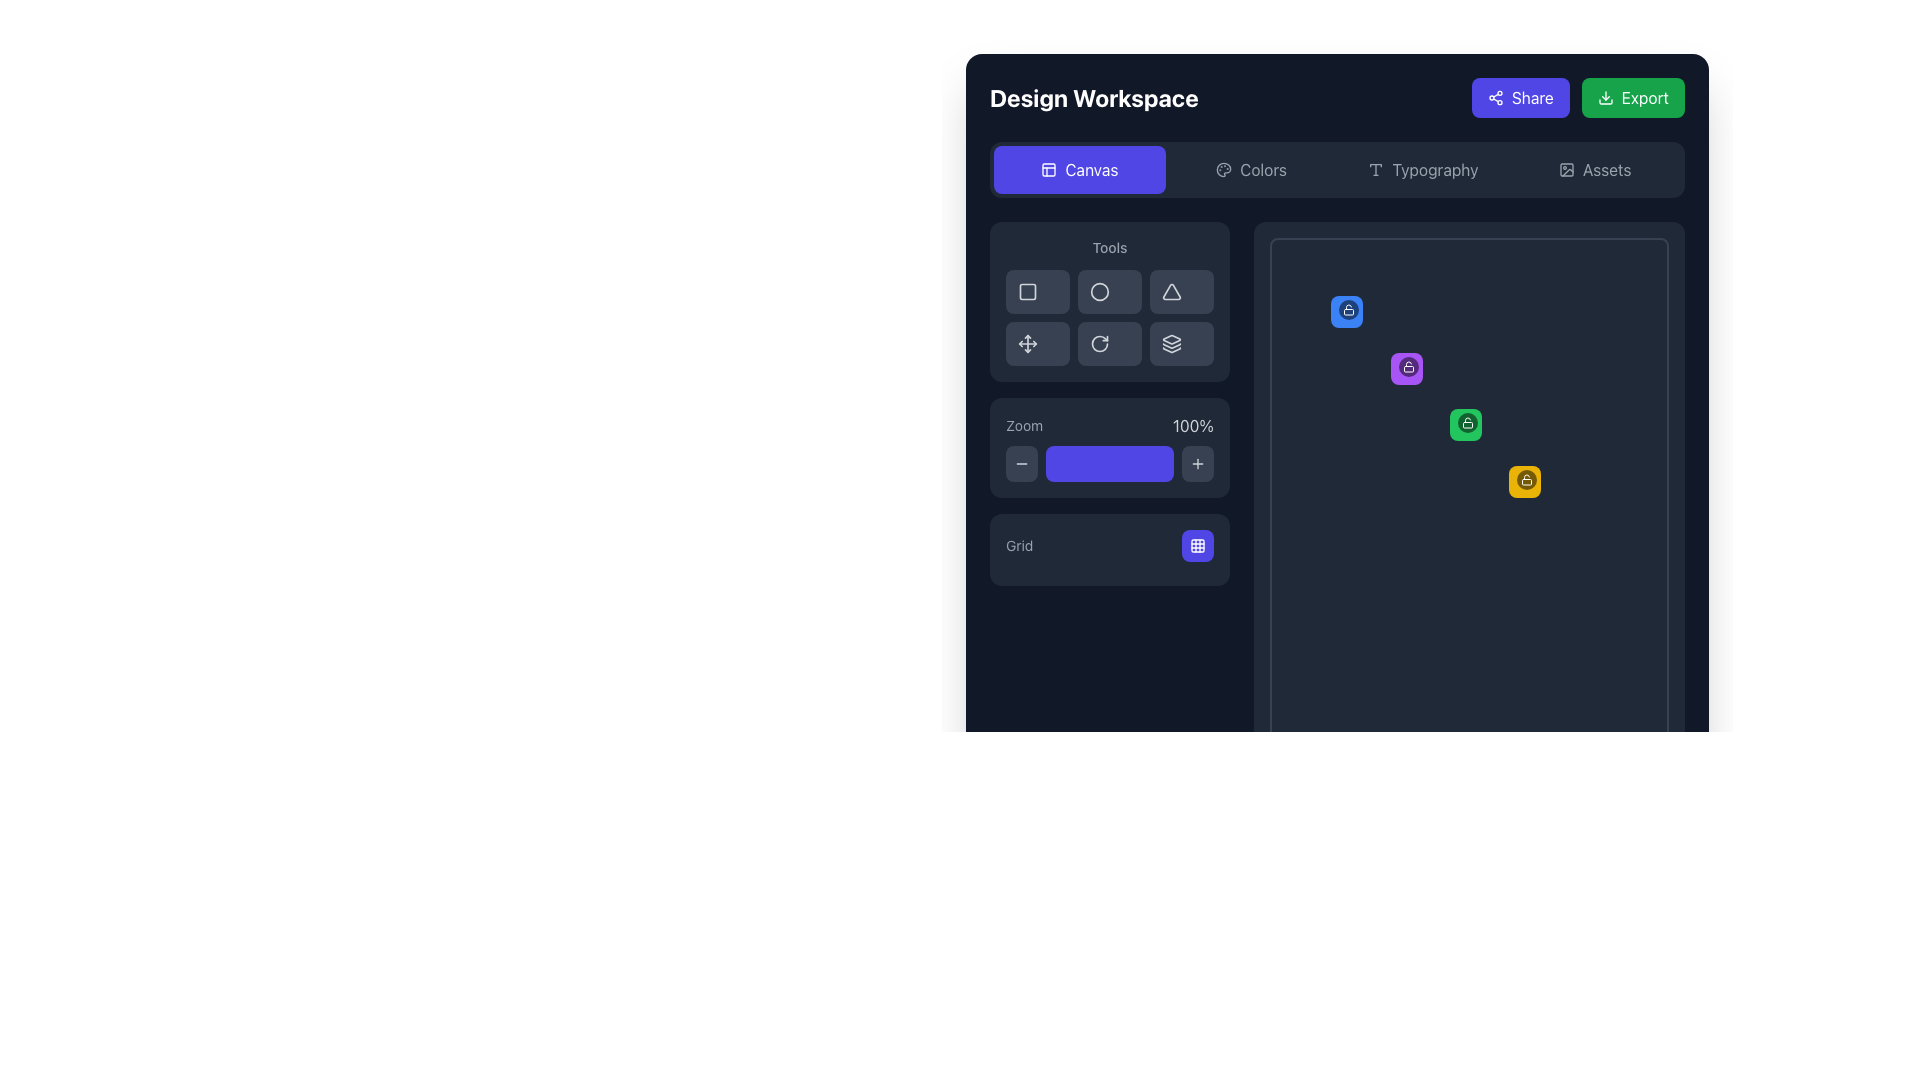 The width and height of the screenshot is (1920, 1080). What do you see at coordinates (1171, 338) in the screenshot?
I see `the top layer icon in the stacking tool section, which is the topmost part of a three-part icon design in the left panel of the interface` at bounding box center [1171, 338].